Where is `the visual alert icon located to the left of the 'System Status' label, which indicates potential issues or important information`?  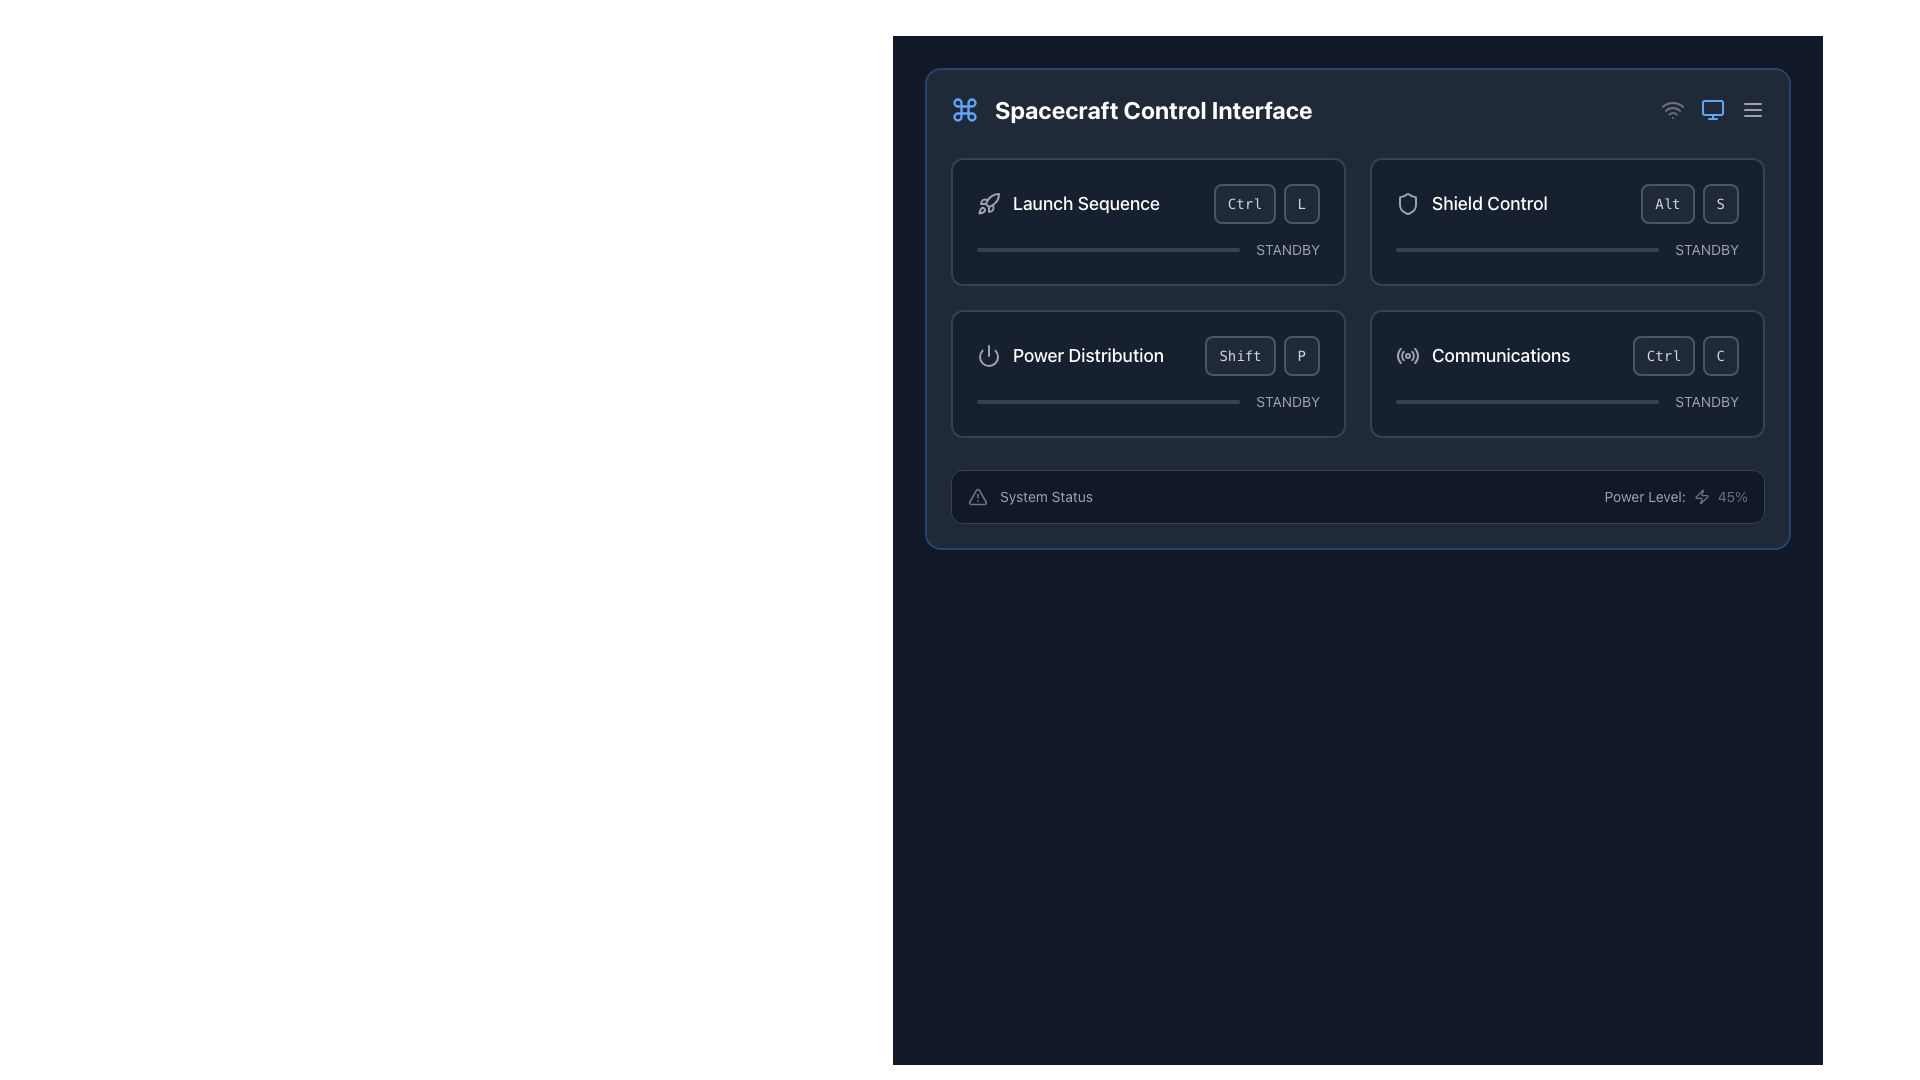 the visual alert icon located to the left of the 'System Status' label, which indicates potential issues or important information is located at coordinates (978, 496).